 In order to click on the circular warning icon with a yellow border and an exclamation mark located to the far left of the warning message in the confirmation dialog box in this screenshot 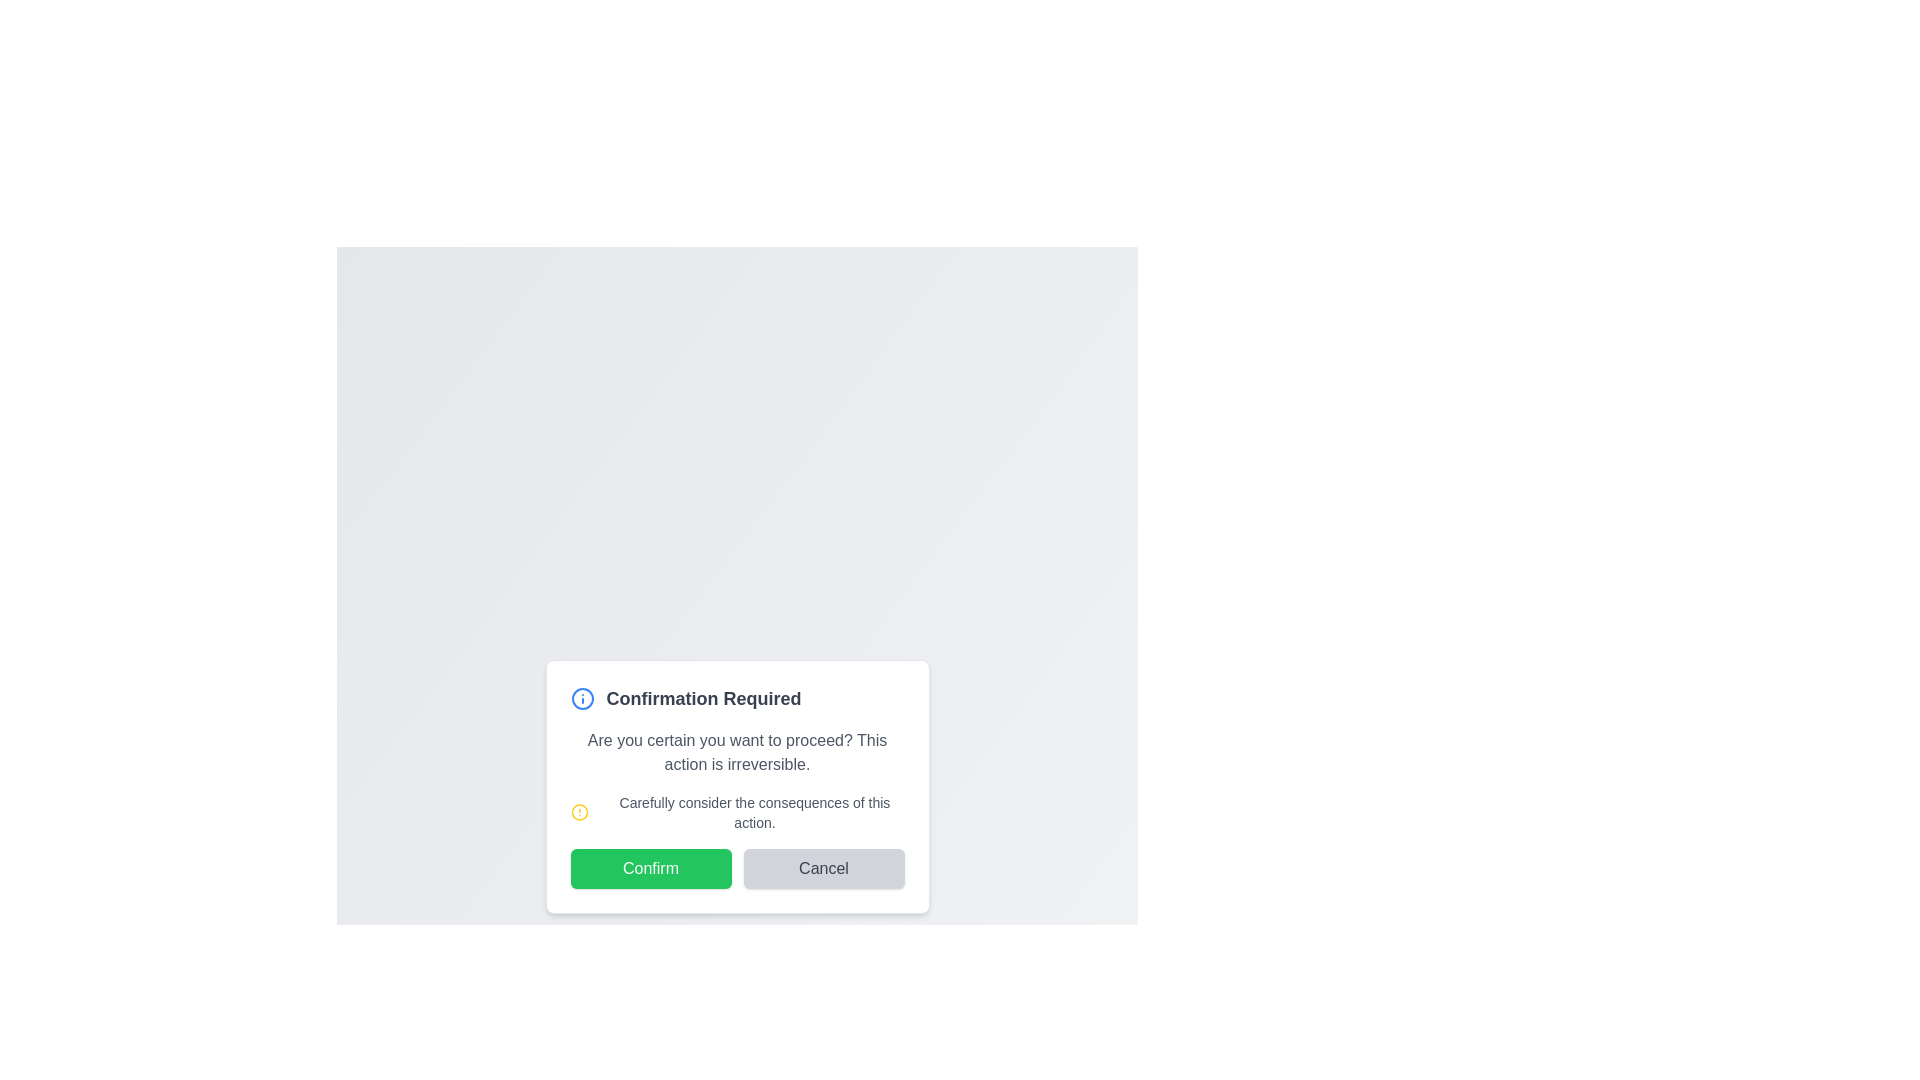, I will do `click(579, 813)`.